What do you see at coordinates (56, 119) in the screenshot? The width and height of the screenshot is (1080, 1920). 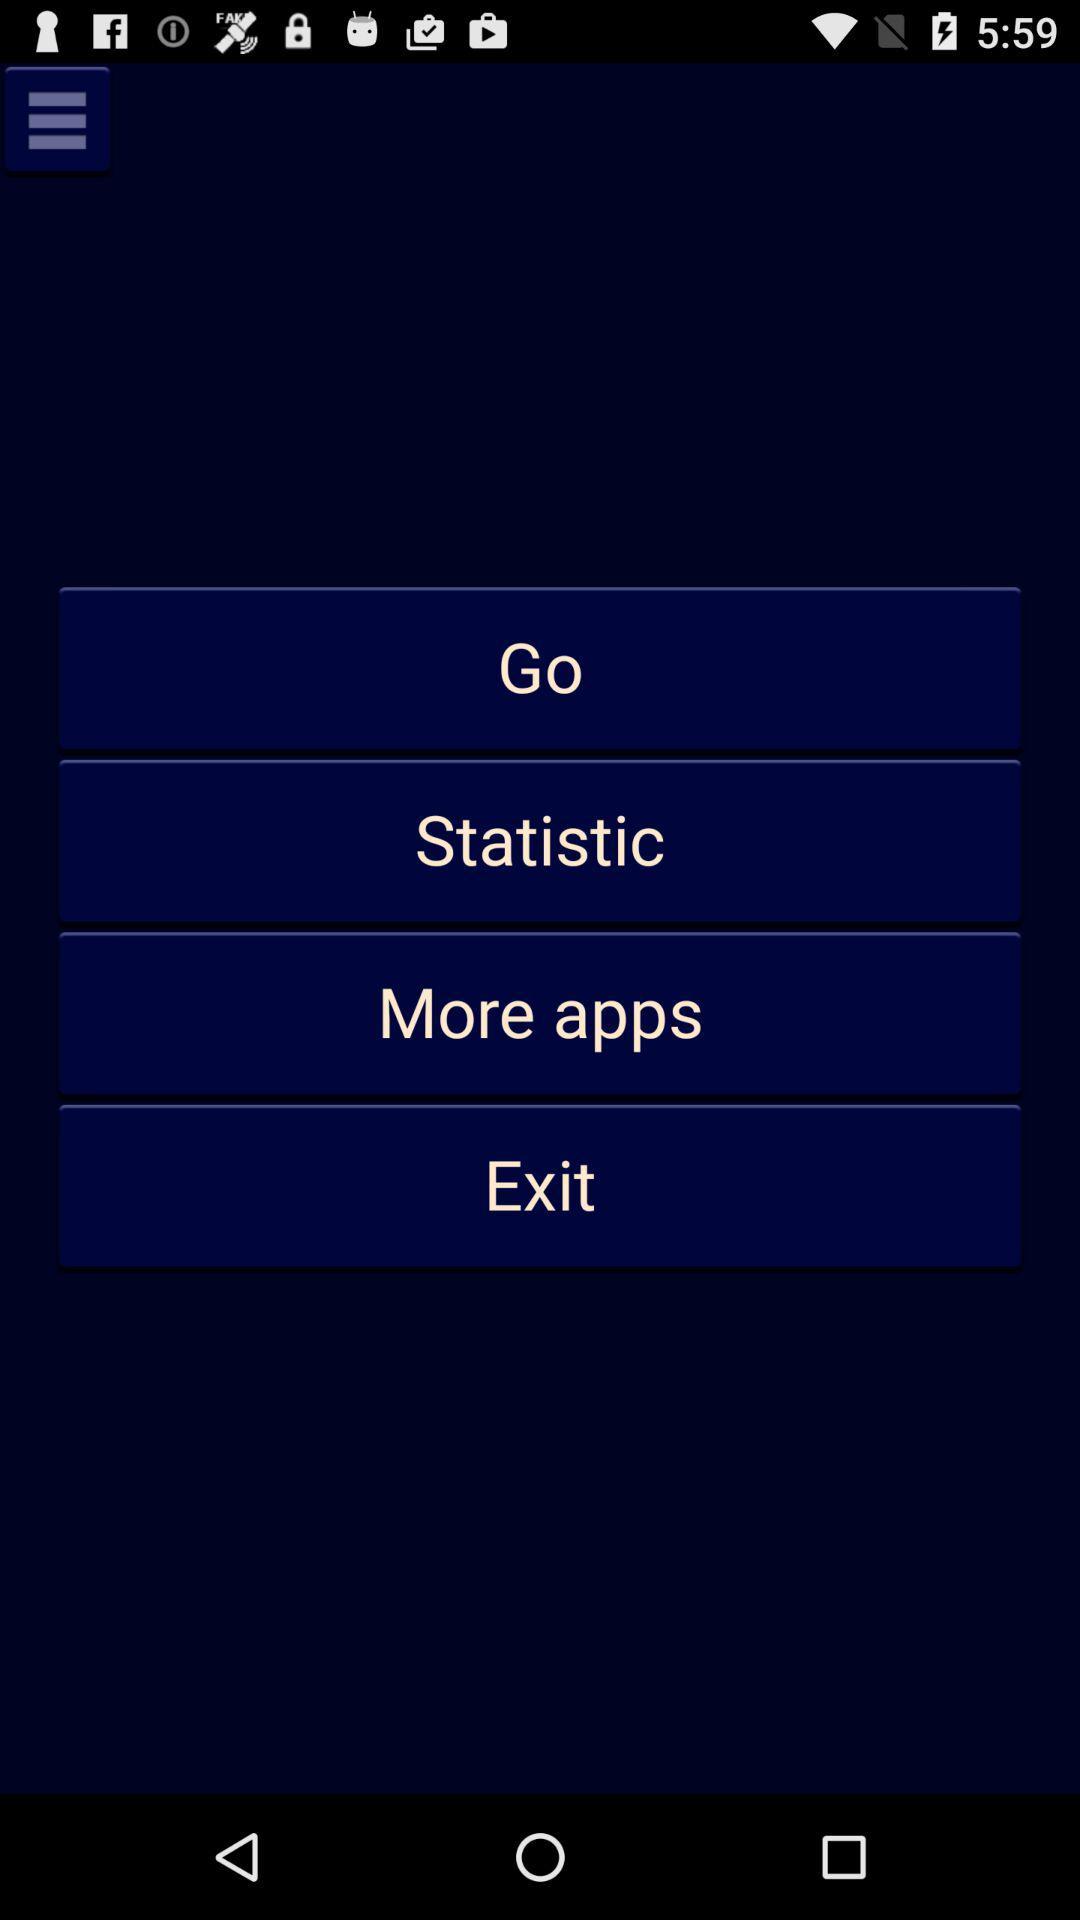 I see `menu` at bounding box center [56, 119].